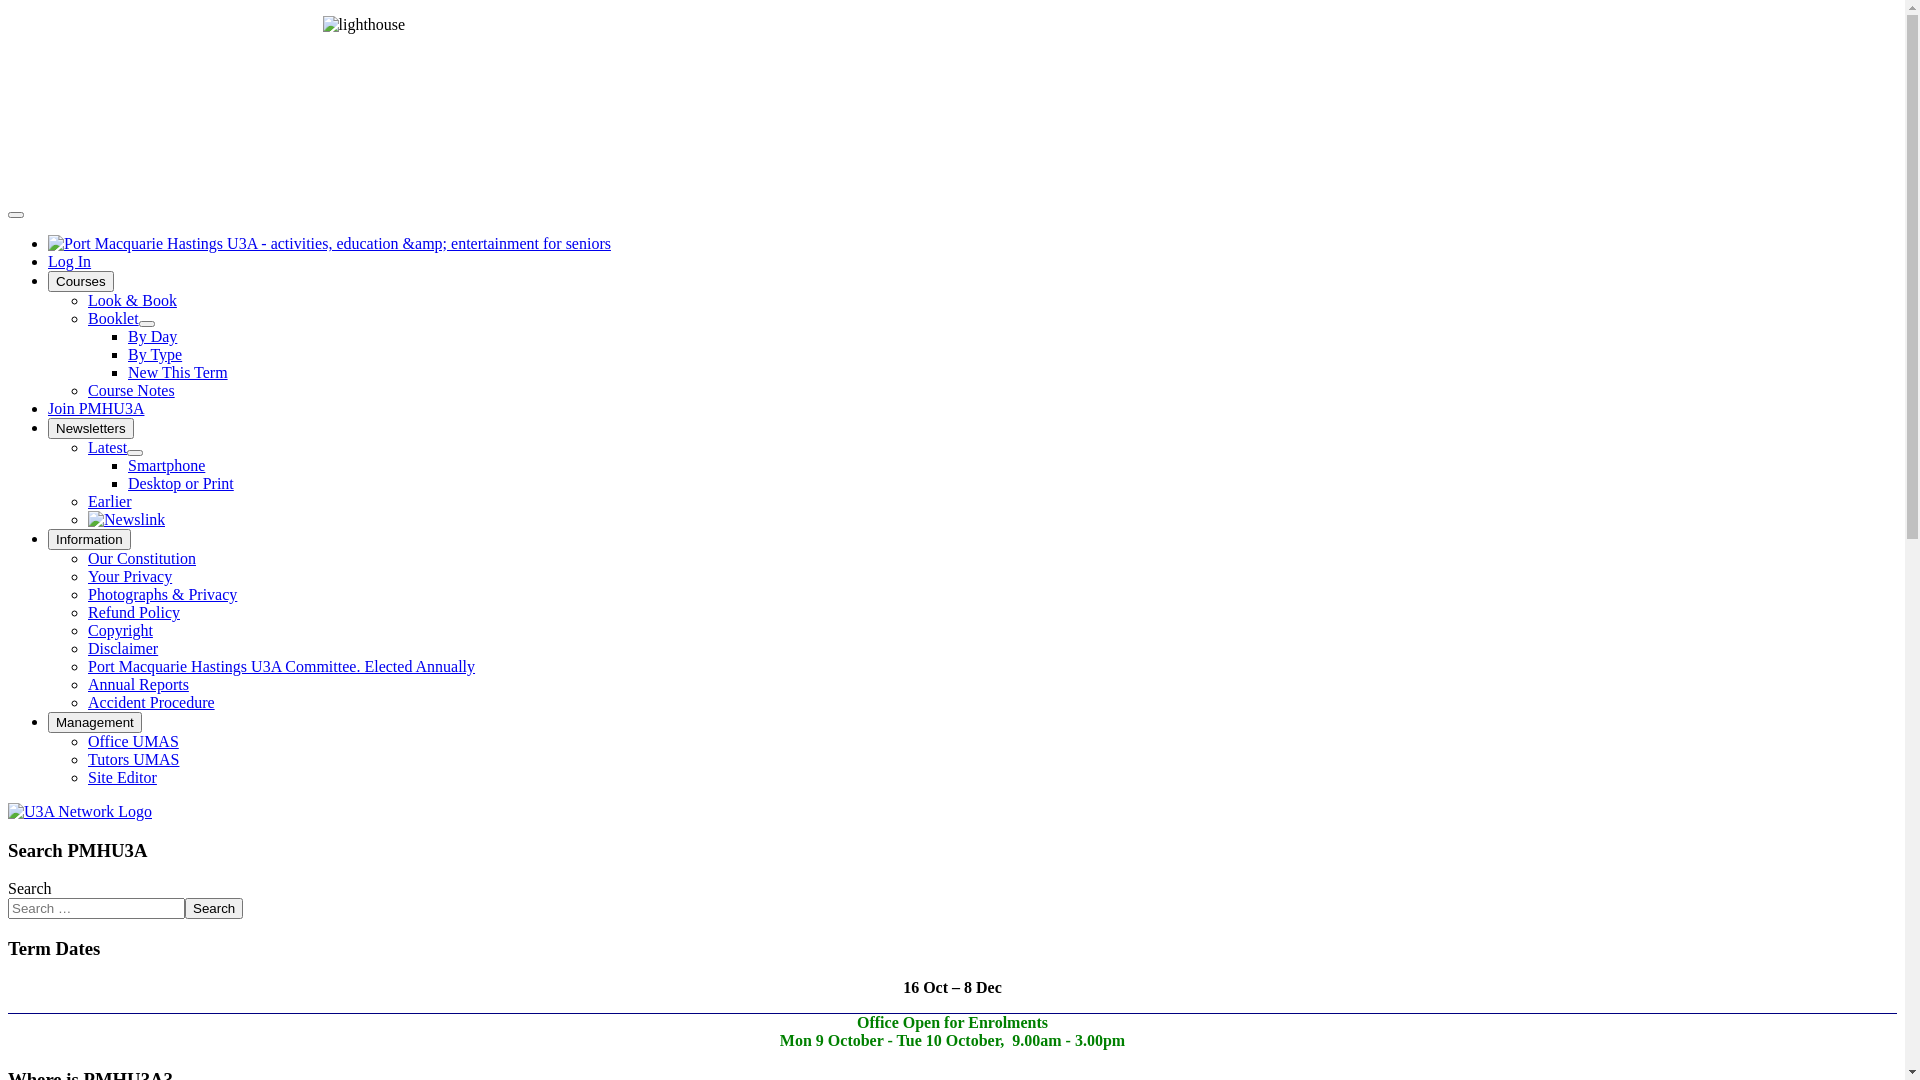  I want to click on 'Course Notes', so click(86, 390).